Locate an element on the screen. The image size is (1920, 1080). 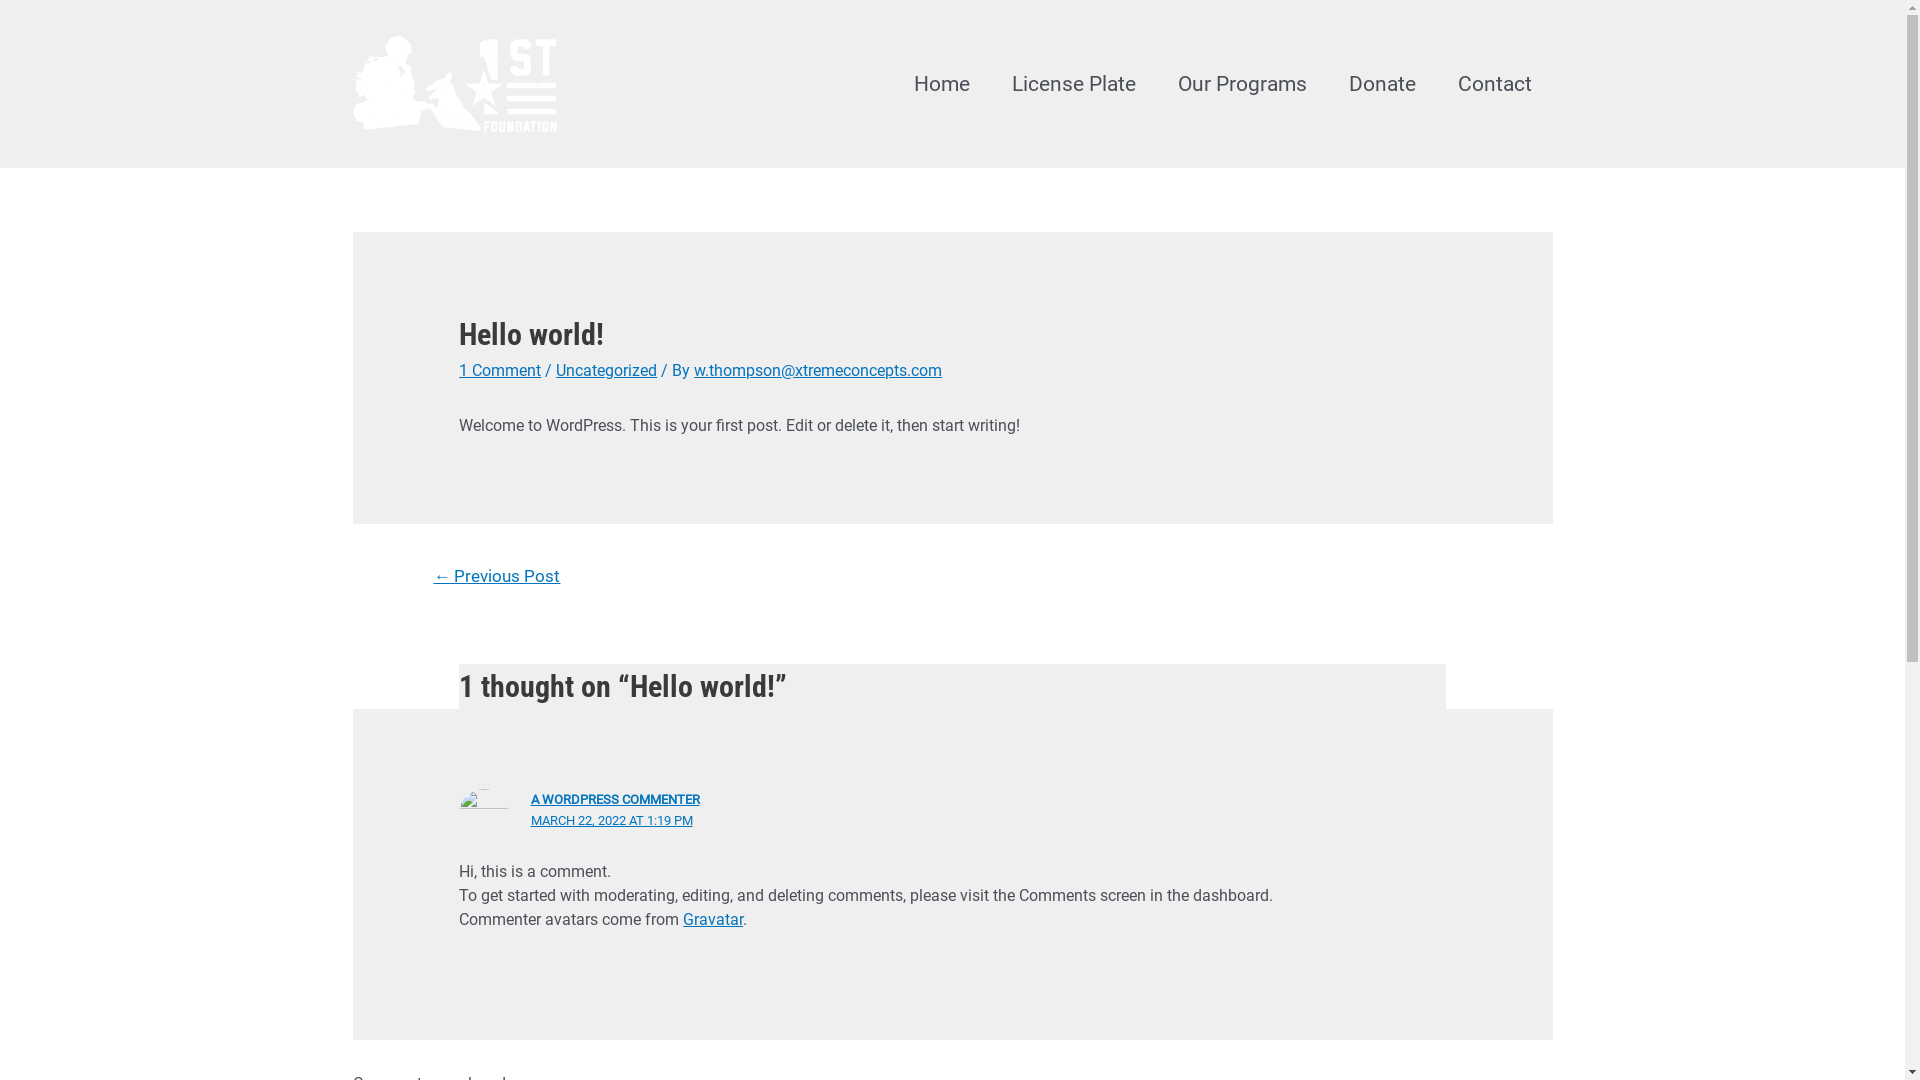
'Gravatar' is located at coordinates (713, 919).